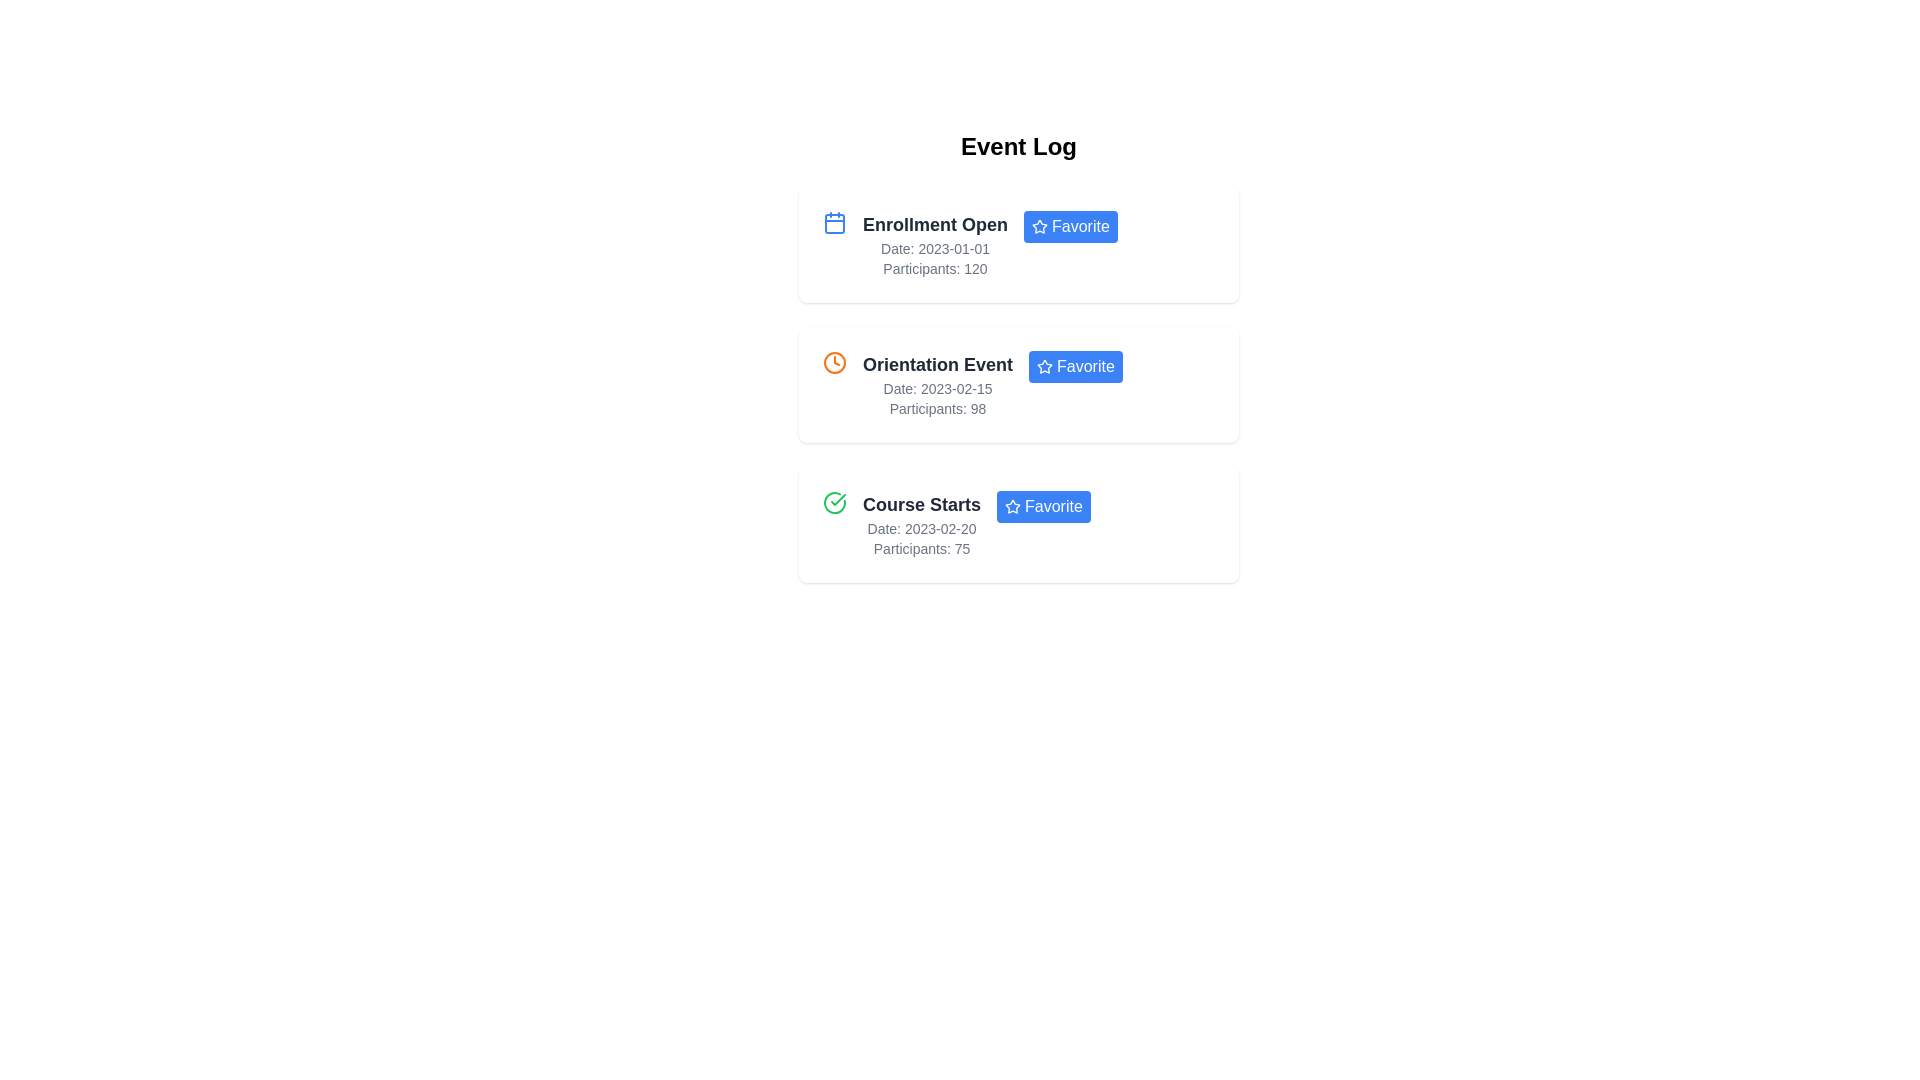 The image size is (1920, 1080). What do you see at coordinates (1040, 226) in the screenshot?
I see `the star icon outlined with a blue border located next to the label 'Favorite' in the top-right corner of the first event card` at bounding box center [1040, 226].